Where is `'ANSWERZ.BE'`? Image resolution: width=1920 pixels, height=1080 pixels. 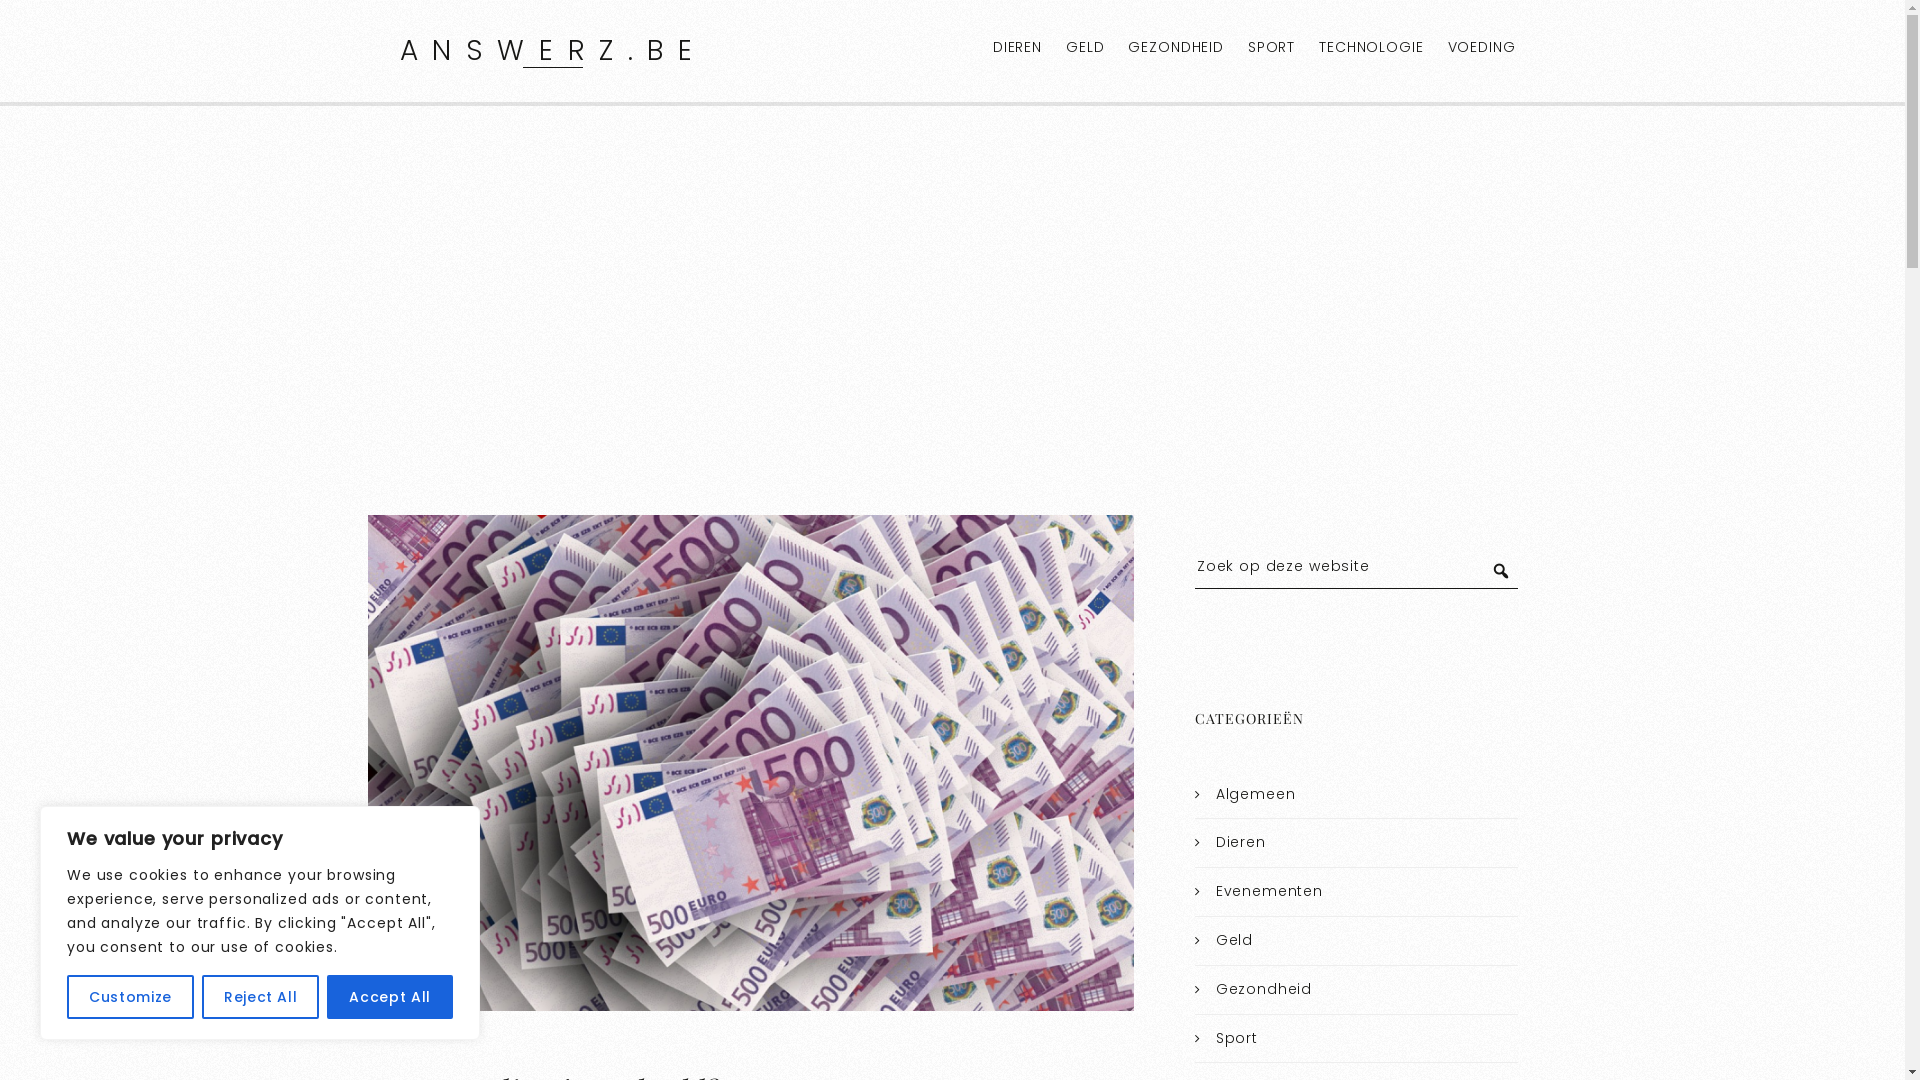 'ANSWERZ.BE' is located at coordinates (553, 49).